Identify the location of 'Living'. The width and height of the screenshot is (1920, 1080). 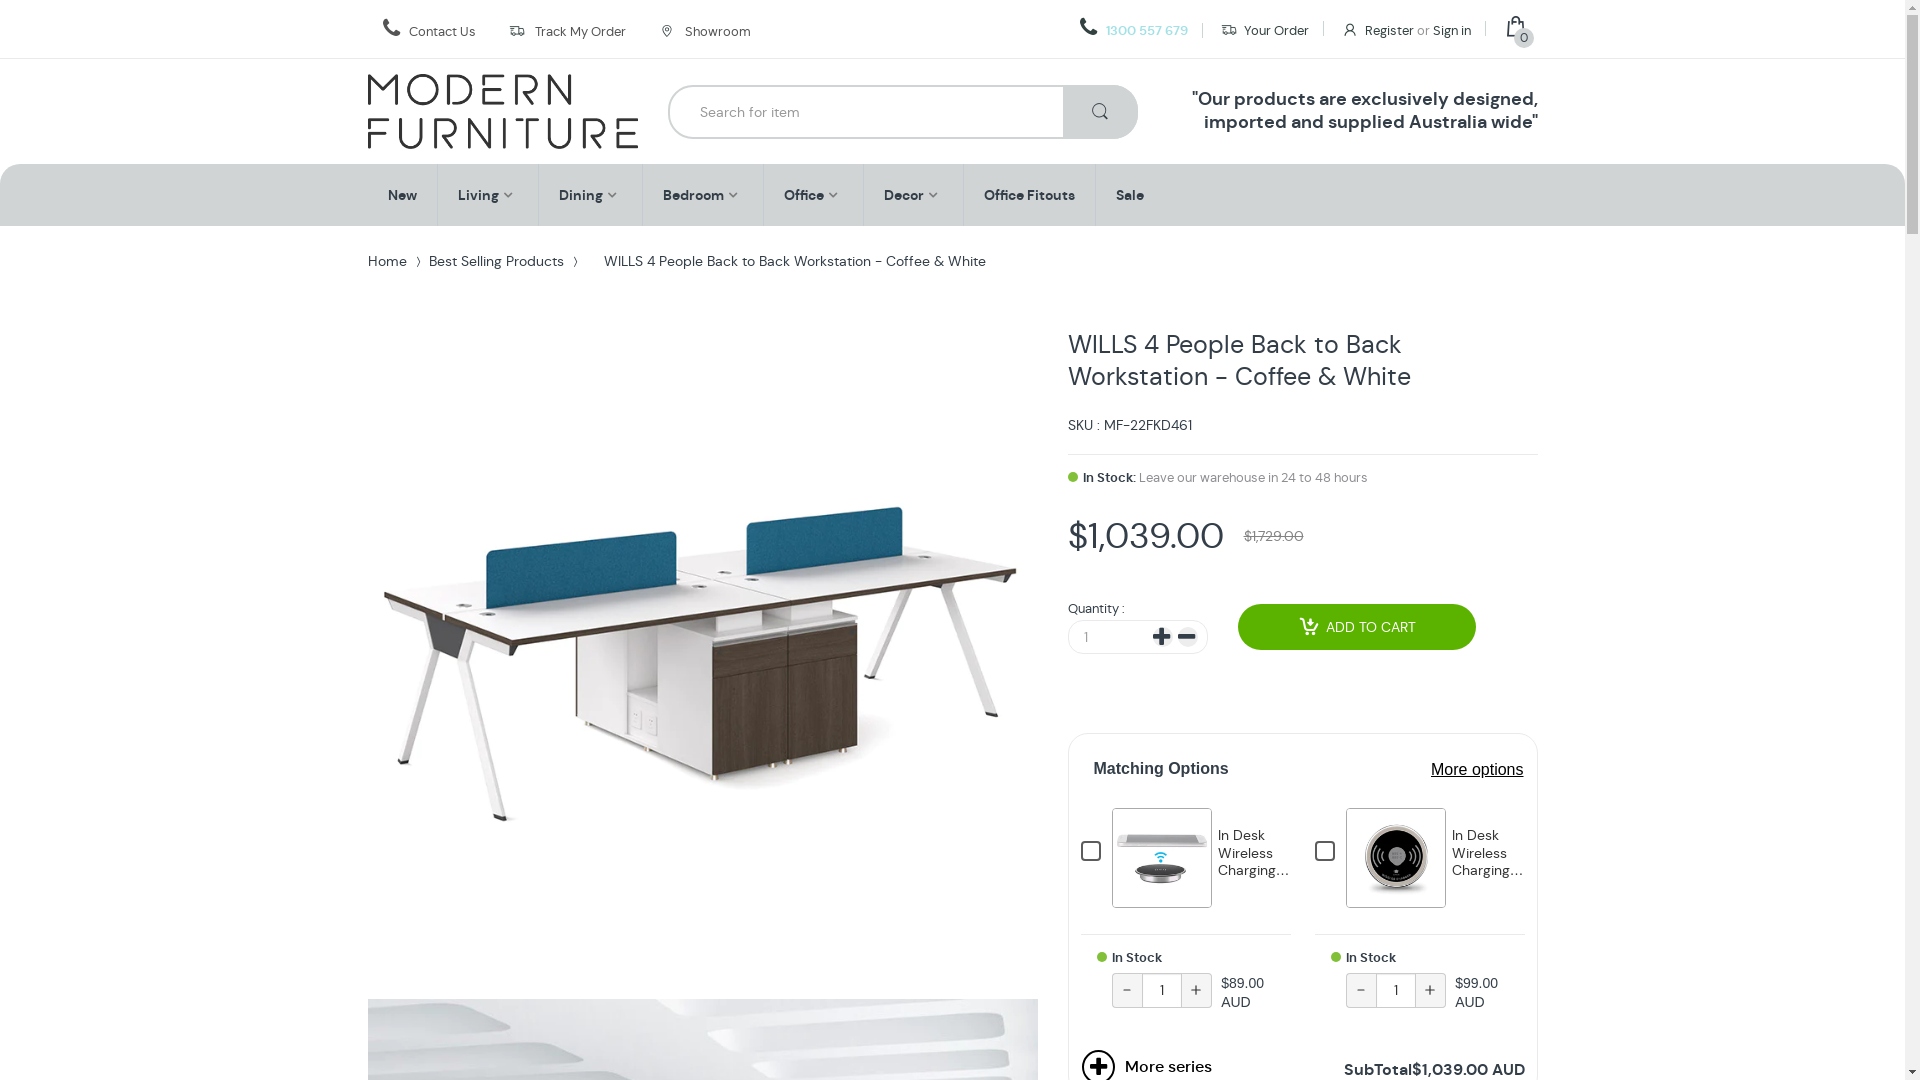
(477, 195).